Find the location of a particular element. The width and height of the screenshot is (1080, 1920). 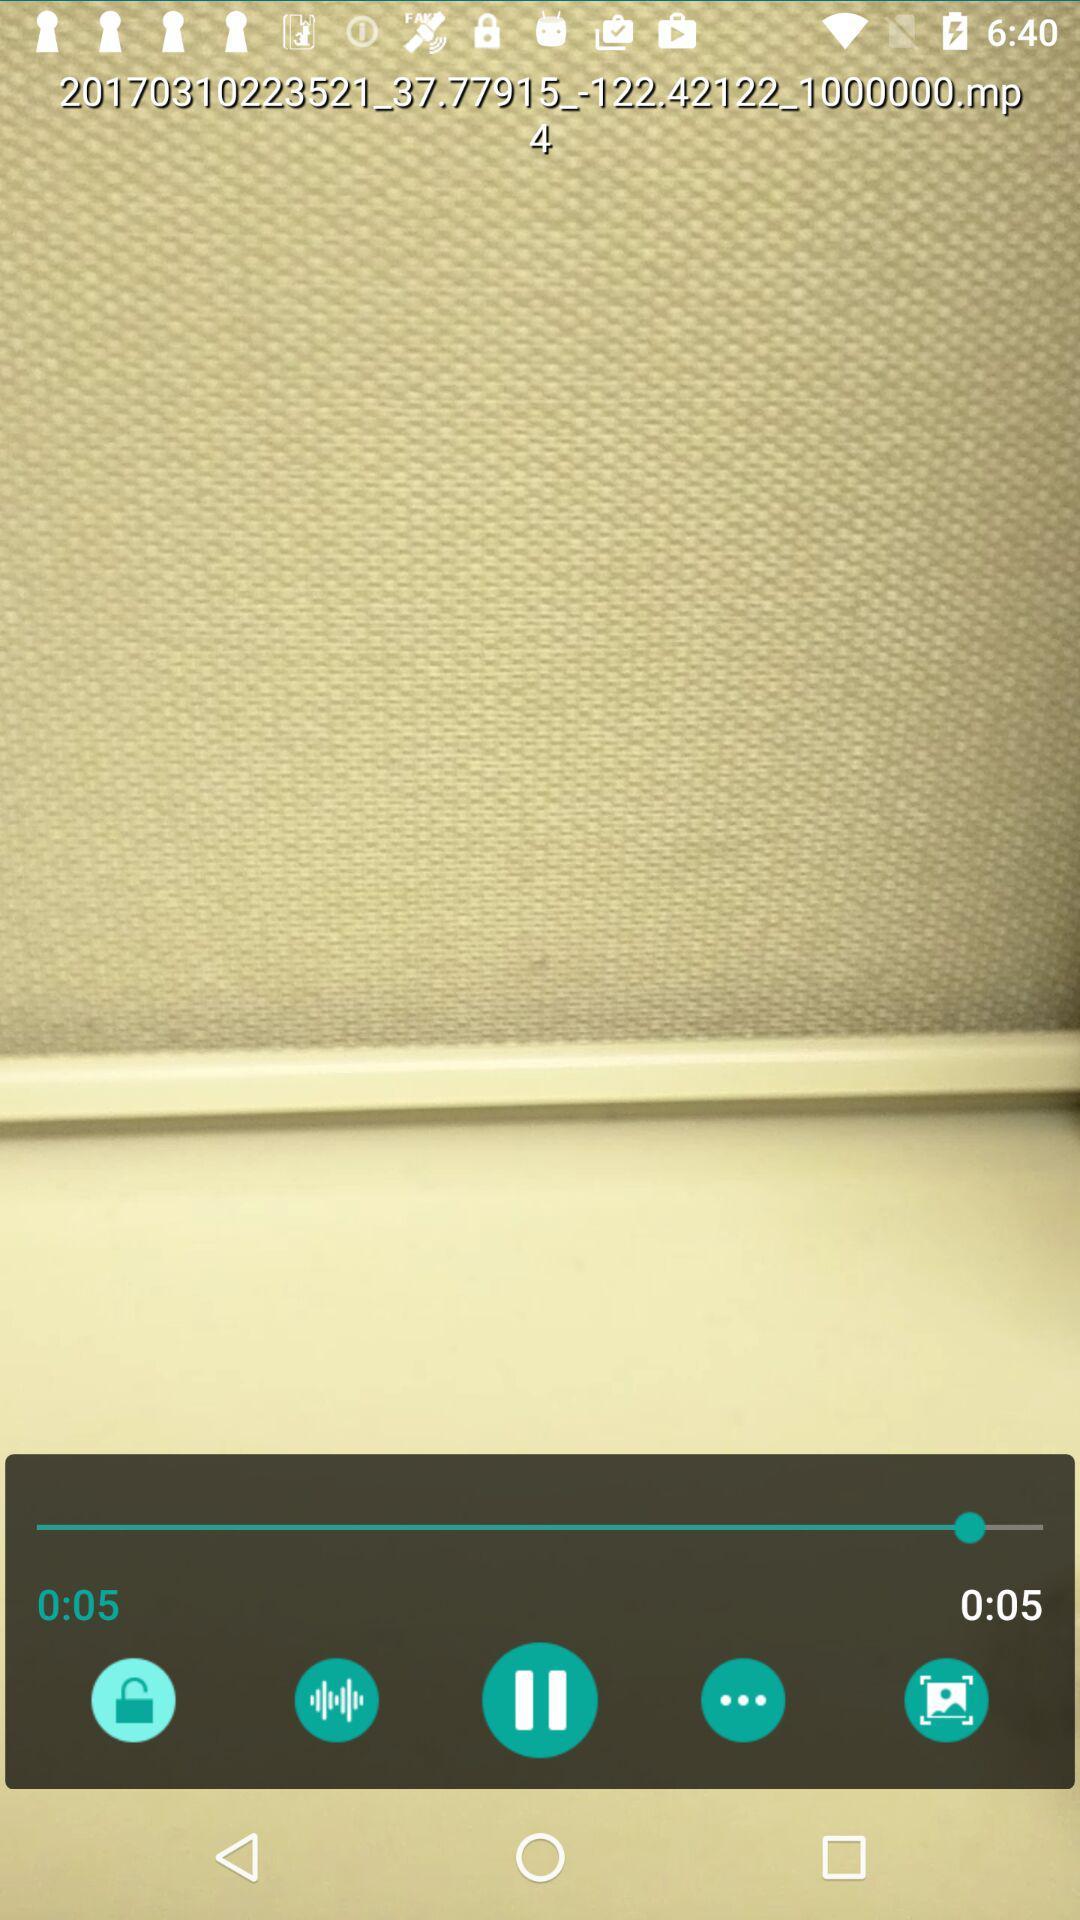

the 5 zeros and full stop from the top is located at coordinates (911, 136).